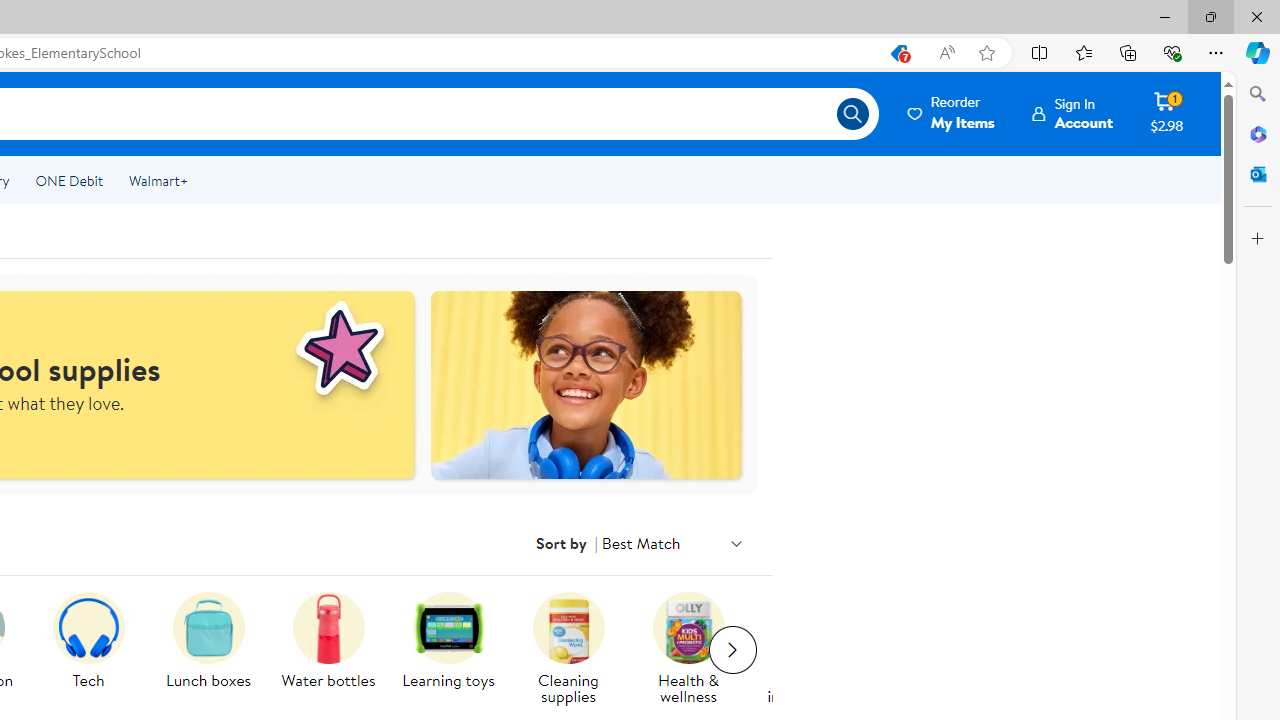  What do you see at coordinates (157, 181) in the screenshot?
I see `'Walmart+'` at bounding box center [157, 181].